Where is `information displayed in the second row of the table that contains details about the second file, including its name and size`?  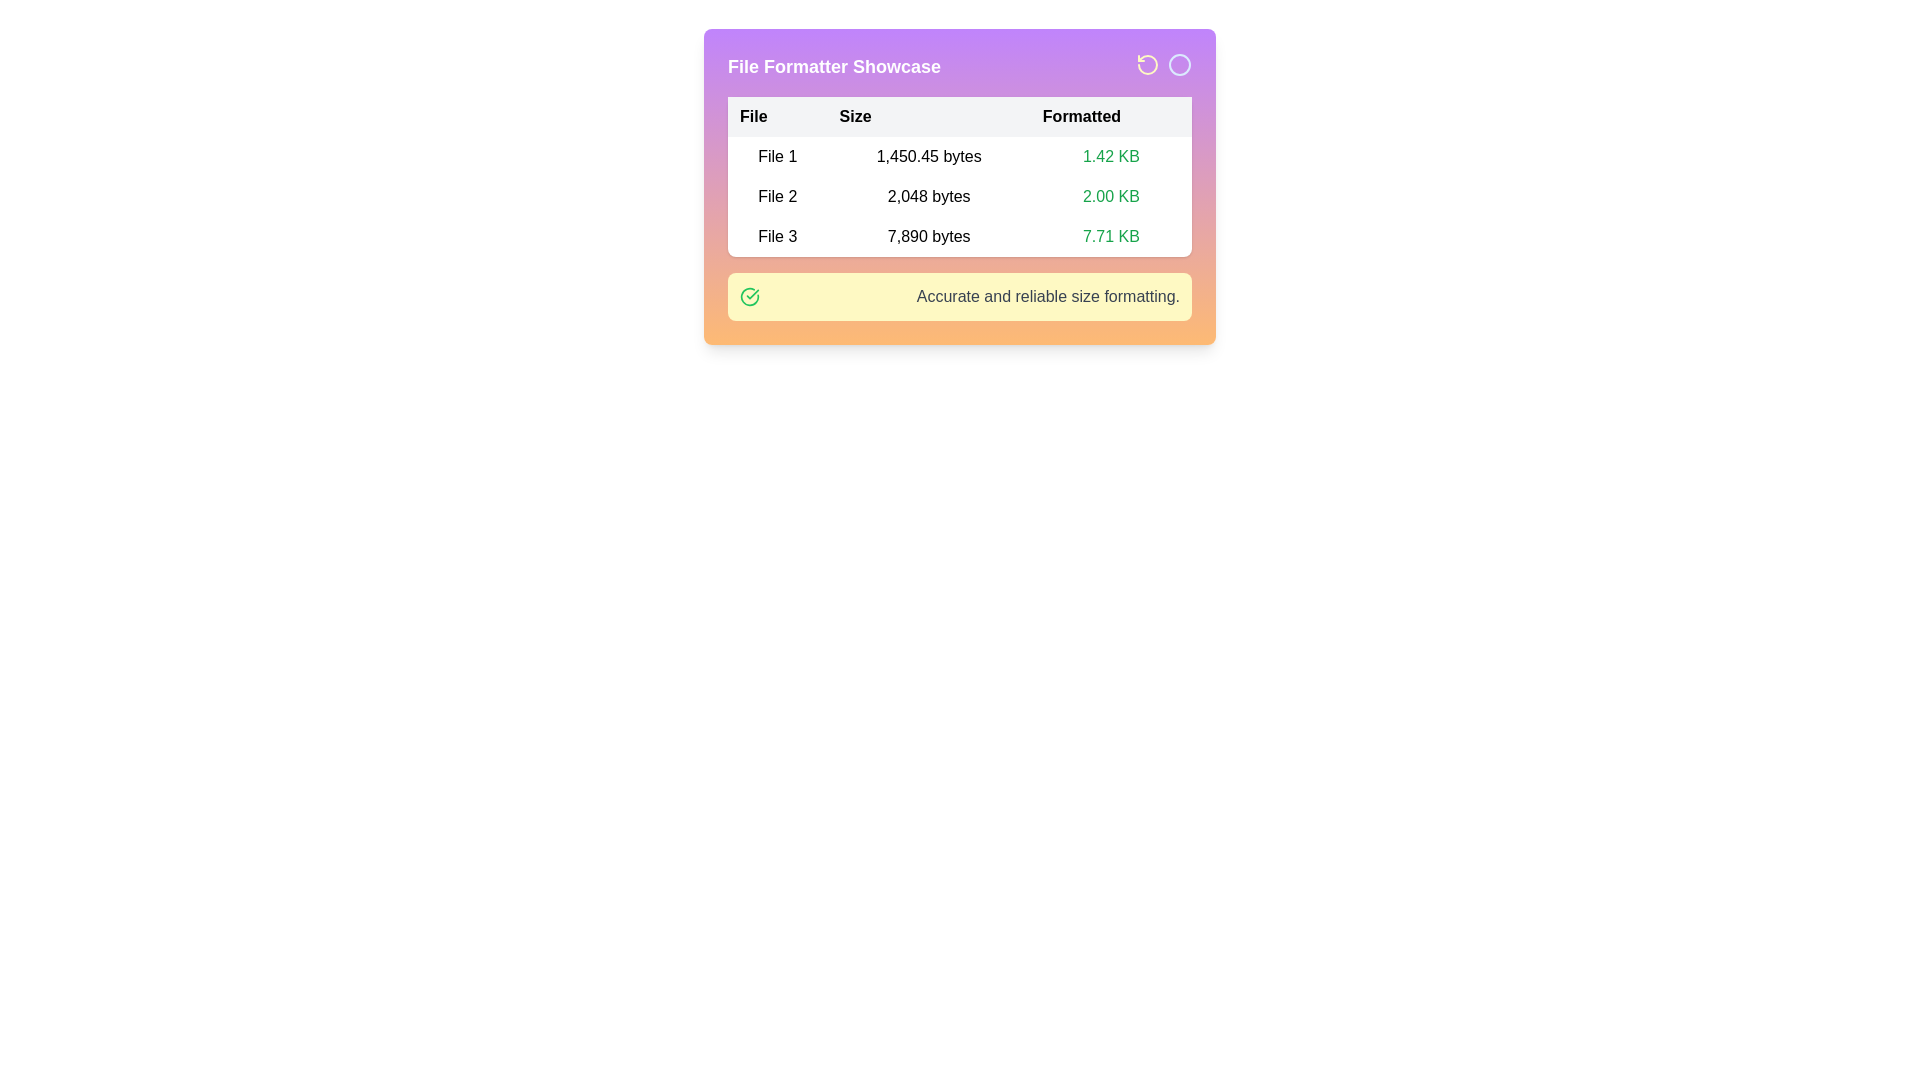 information displayed in the second row of the table that contains details about the second file, including its name and size is located at coordinates (960, 196).